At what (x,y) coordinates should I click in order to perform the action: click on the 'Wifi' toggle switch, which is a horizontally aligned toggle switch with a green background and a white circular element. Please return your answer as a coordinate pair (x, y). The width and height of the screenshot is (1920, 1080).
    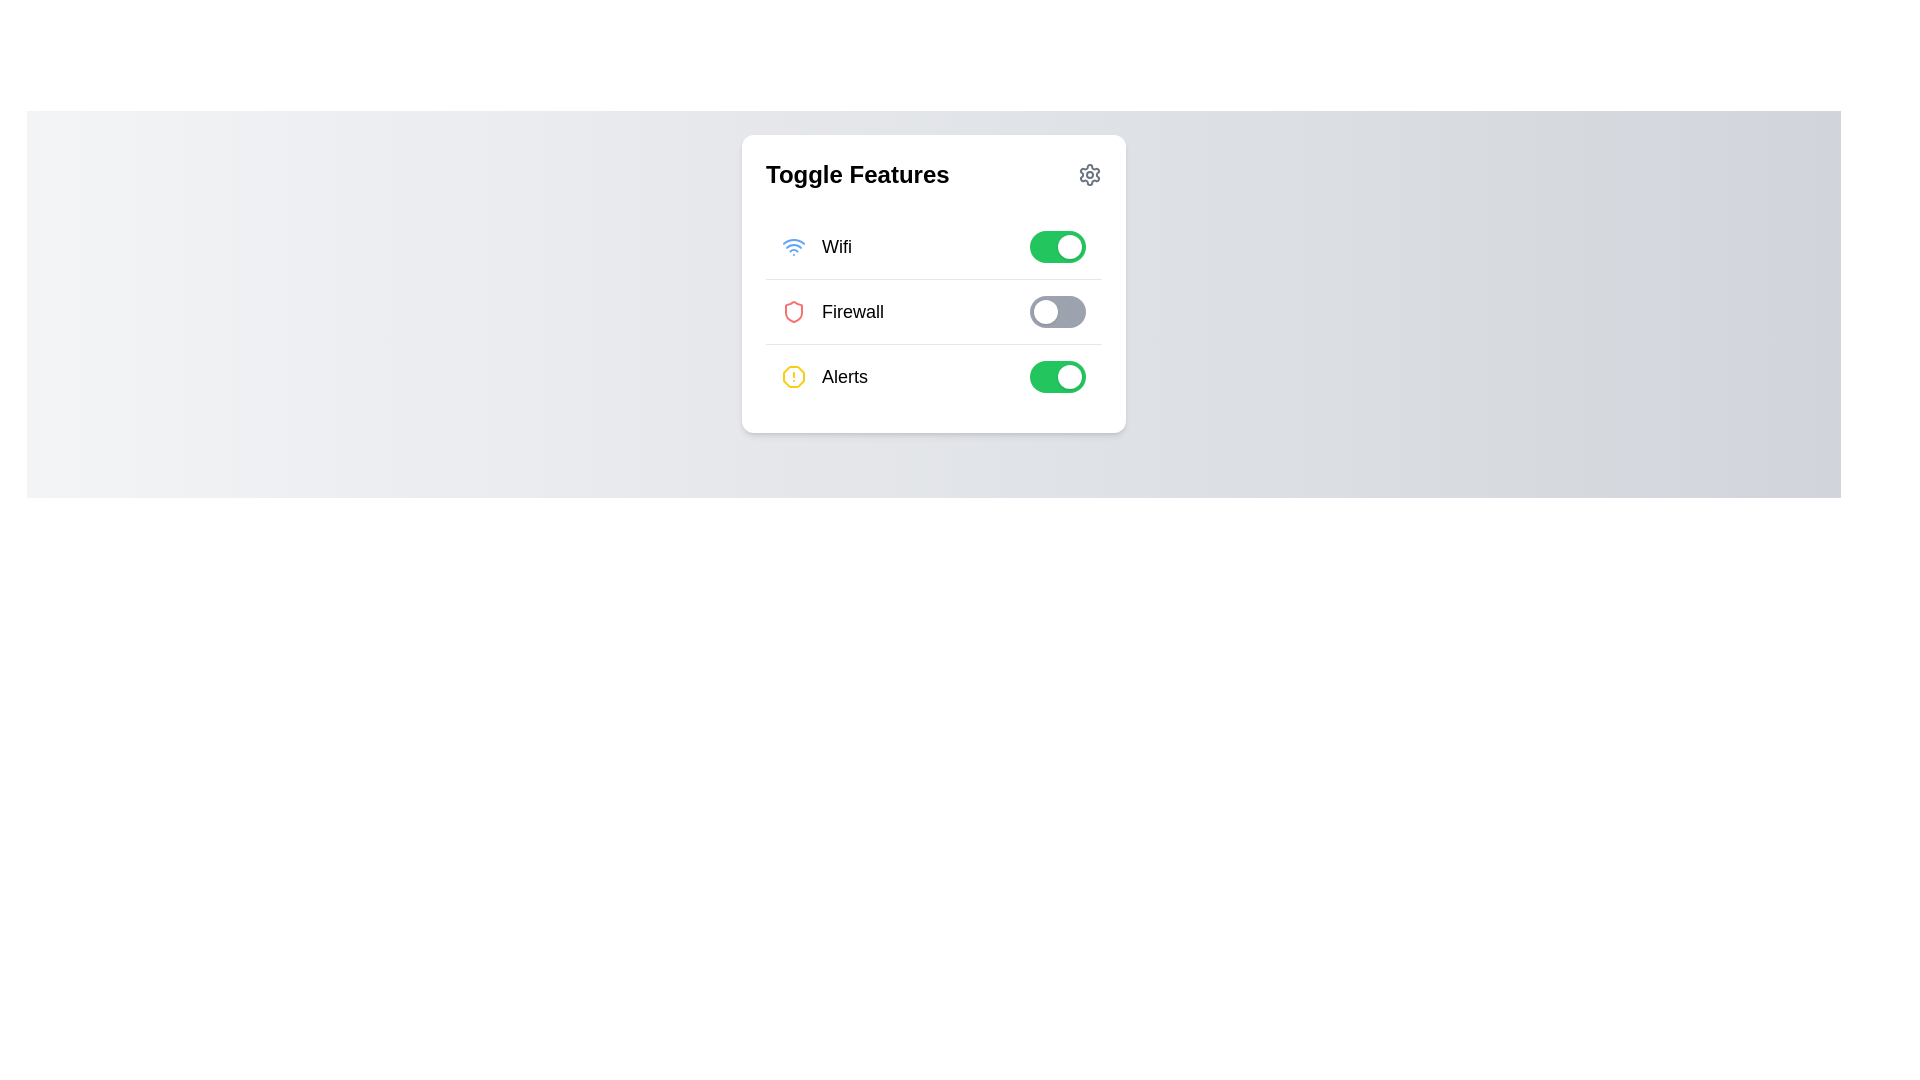
    Looking at the image, I should click on (1056, 245).